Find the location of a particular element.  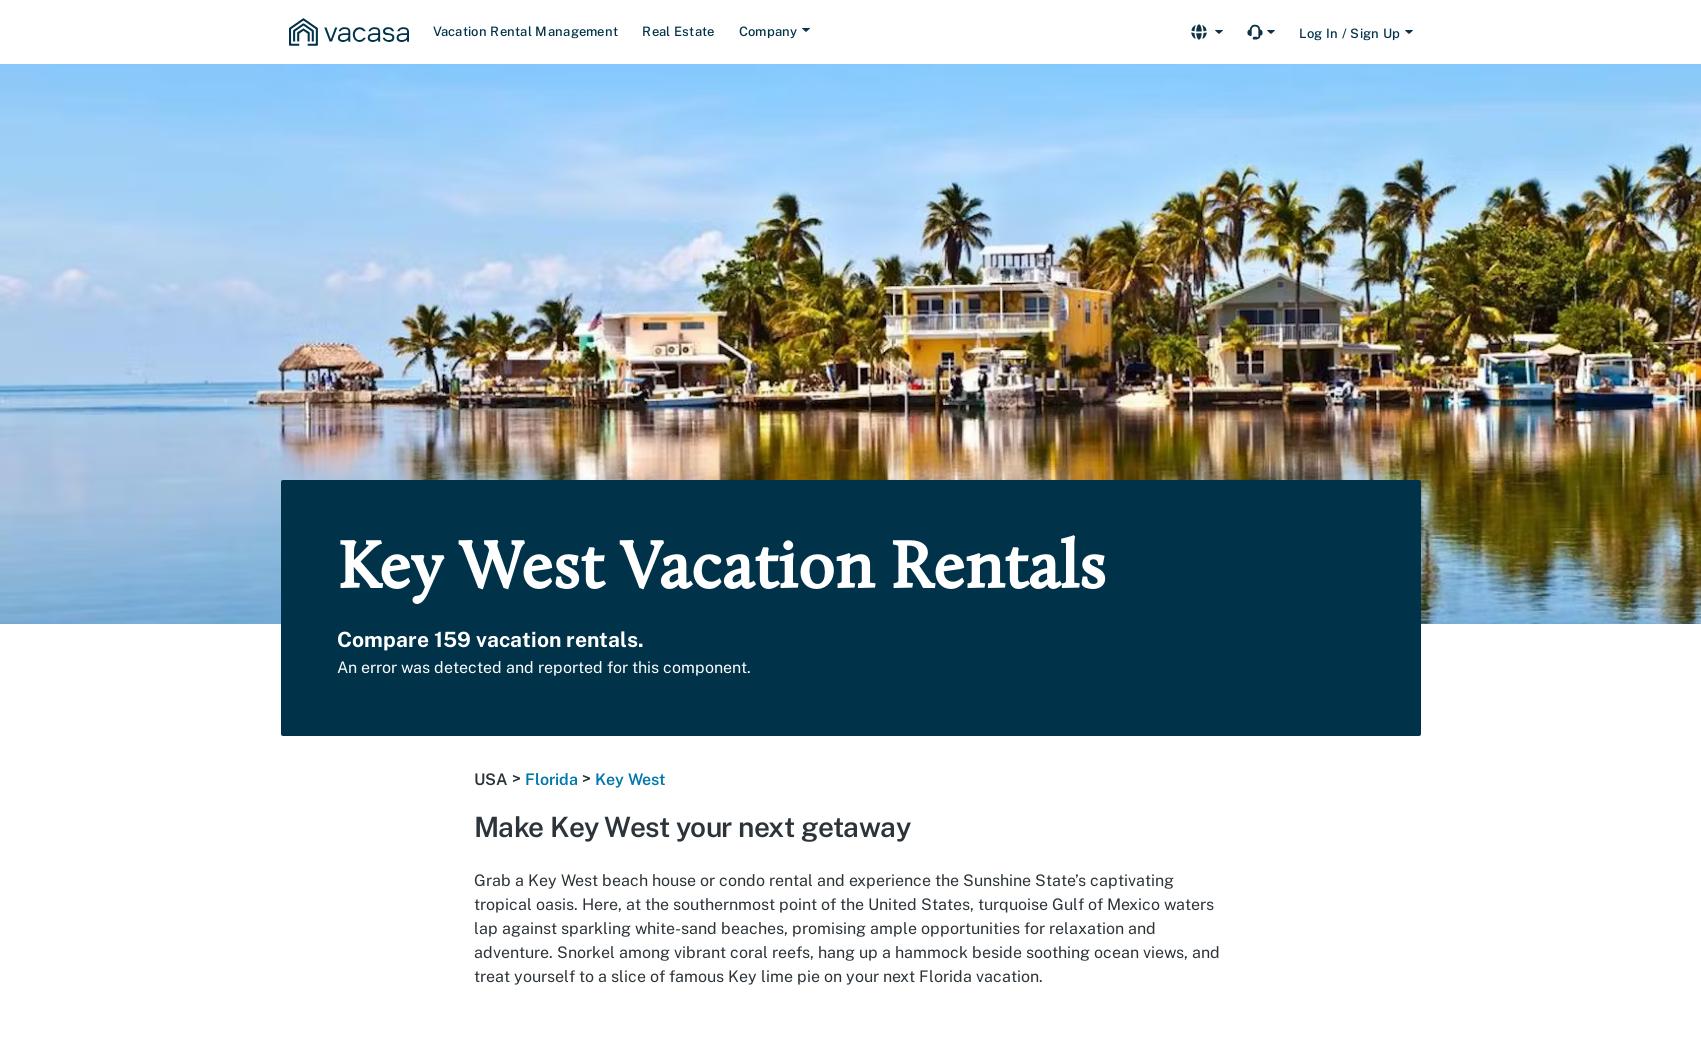

'Company' is located at coordinates (738, 31).